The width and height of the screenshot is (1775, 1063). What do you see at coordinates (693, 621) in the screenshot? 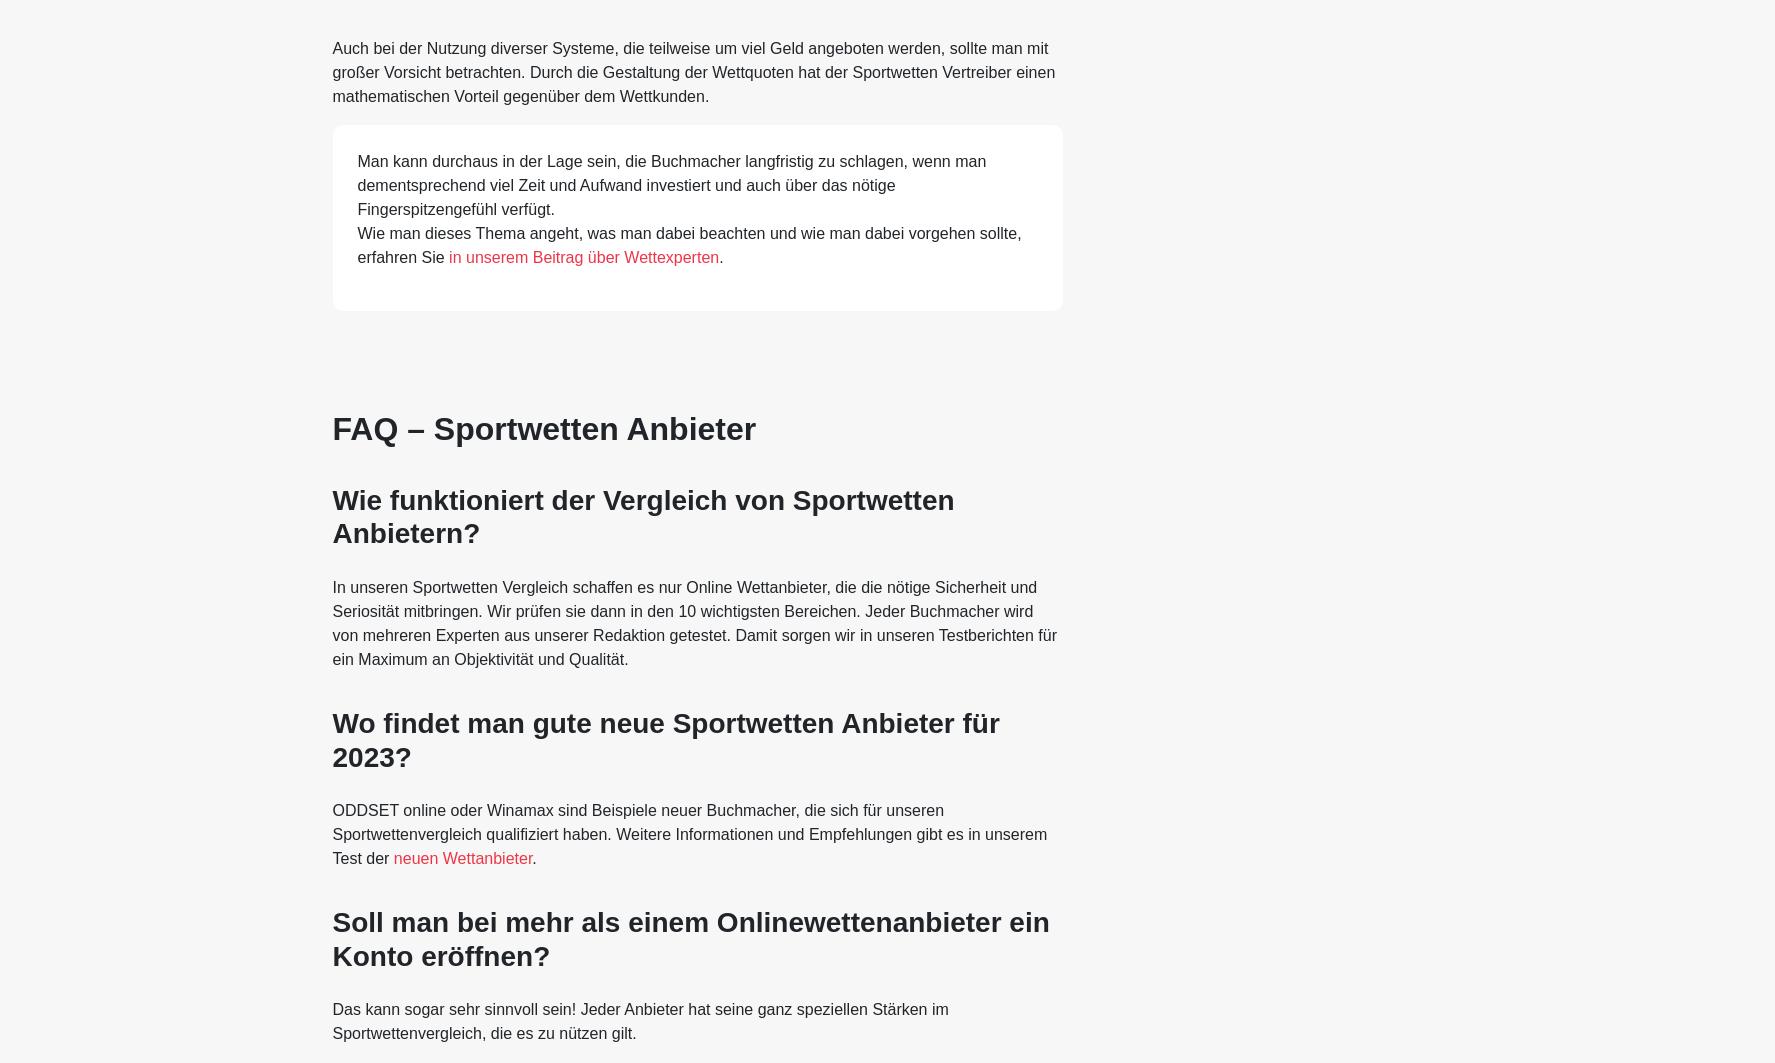
I see `'In unseren Sportwetten Vergleich schaffen es nur Online Wettanbieter, die die nötige Sicherheit und Seriosität mitbringen. Wir prüfen sie dann in den 10 wichtigsten Bereichen. Jeder Buchmacher wird von mehreren Experten aus unserer Redaktion getestet. Damit sorgen wir in unseren Testberichten für ein Maximum an Objektivität und Qualität.'` at bounding box center [693, 621].